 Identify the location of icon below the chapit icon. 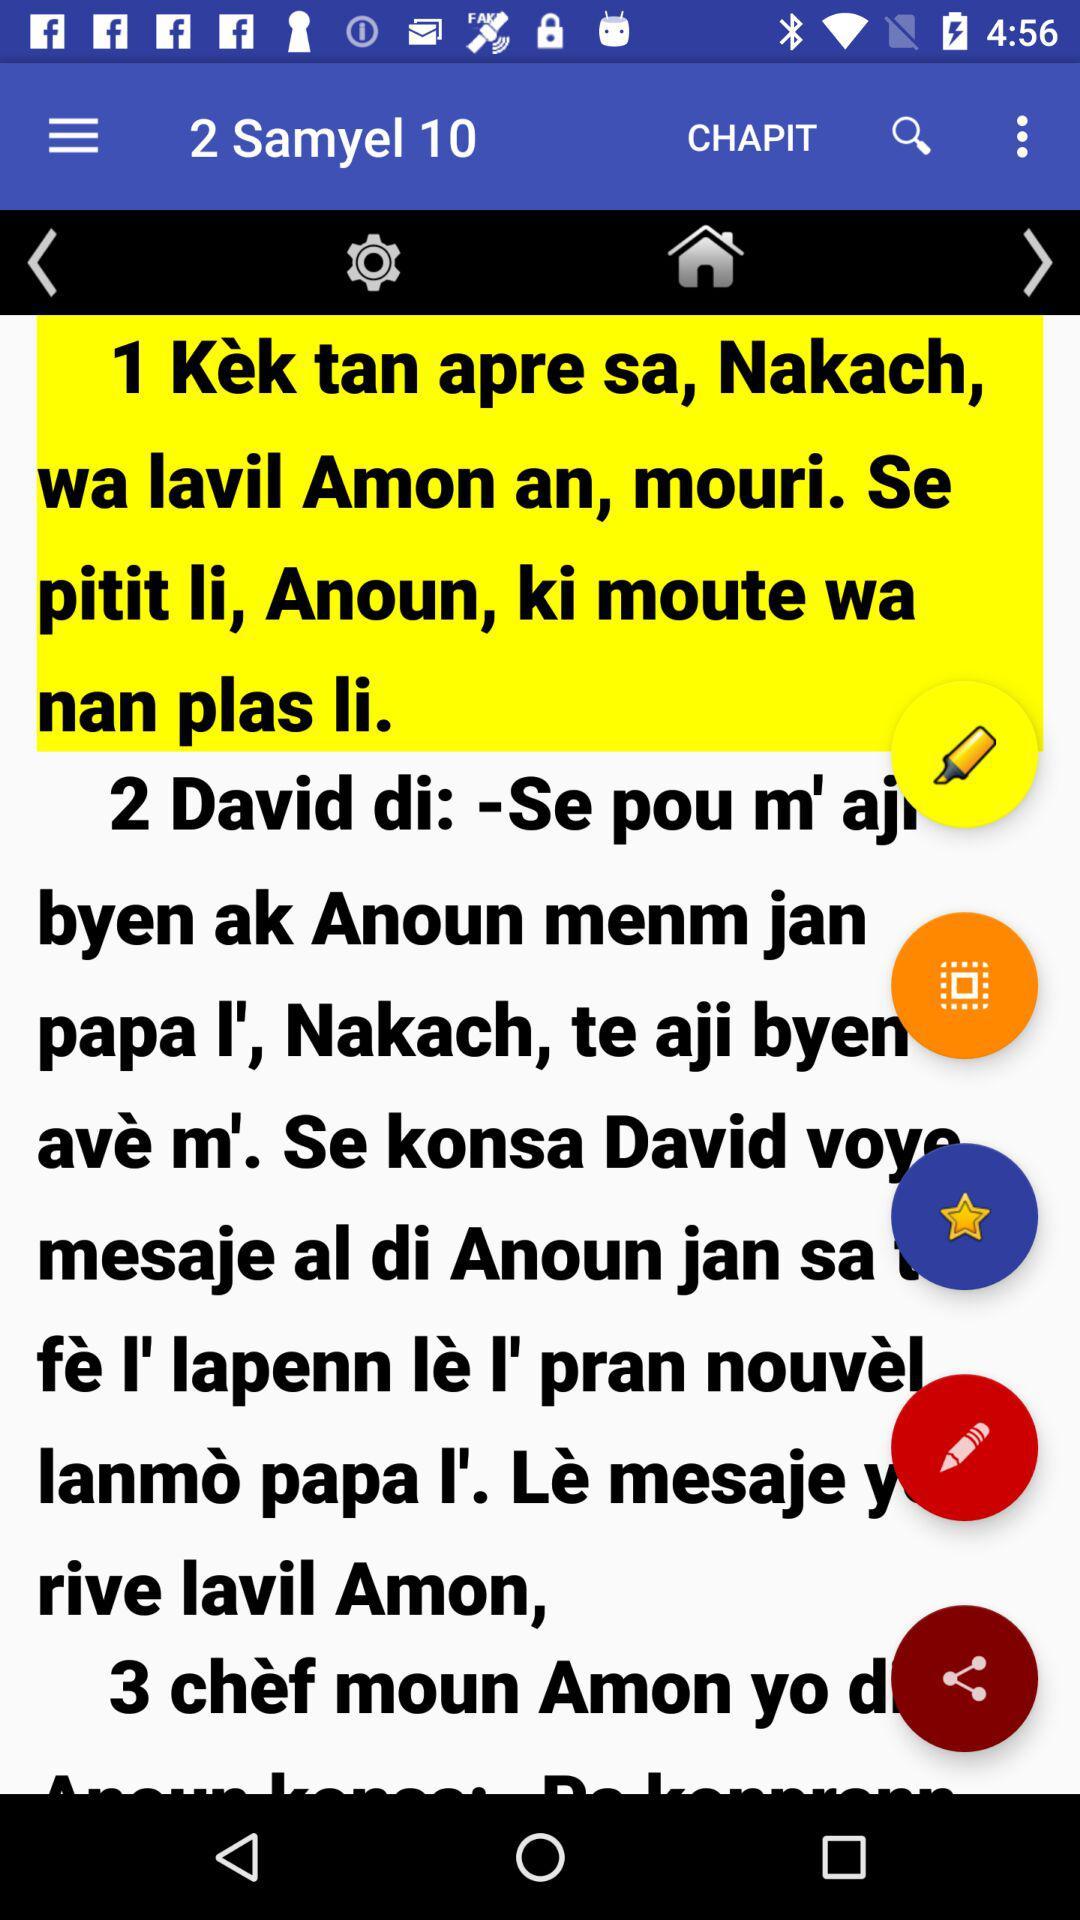
(704, 251).